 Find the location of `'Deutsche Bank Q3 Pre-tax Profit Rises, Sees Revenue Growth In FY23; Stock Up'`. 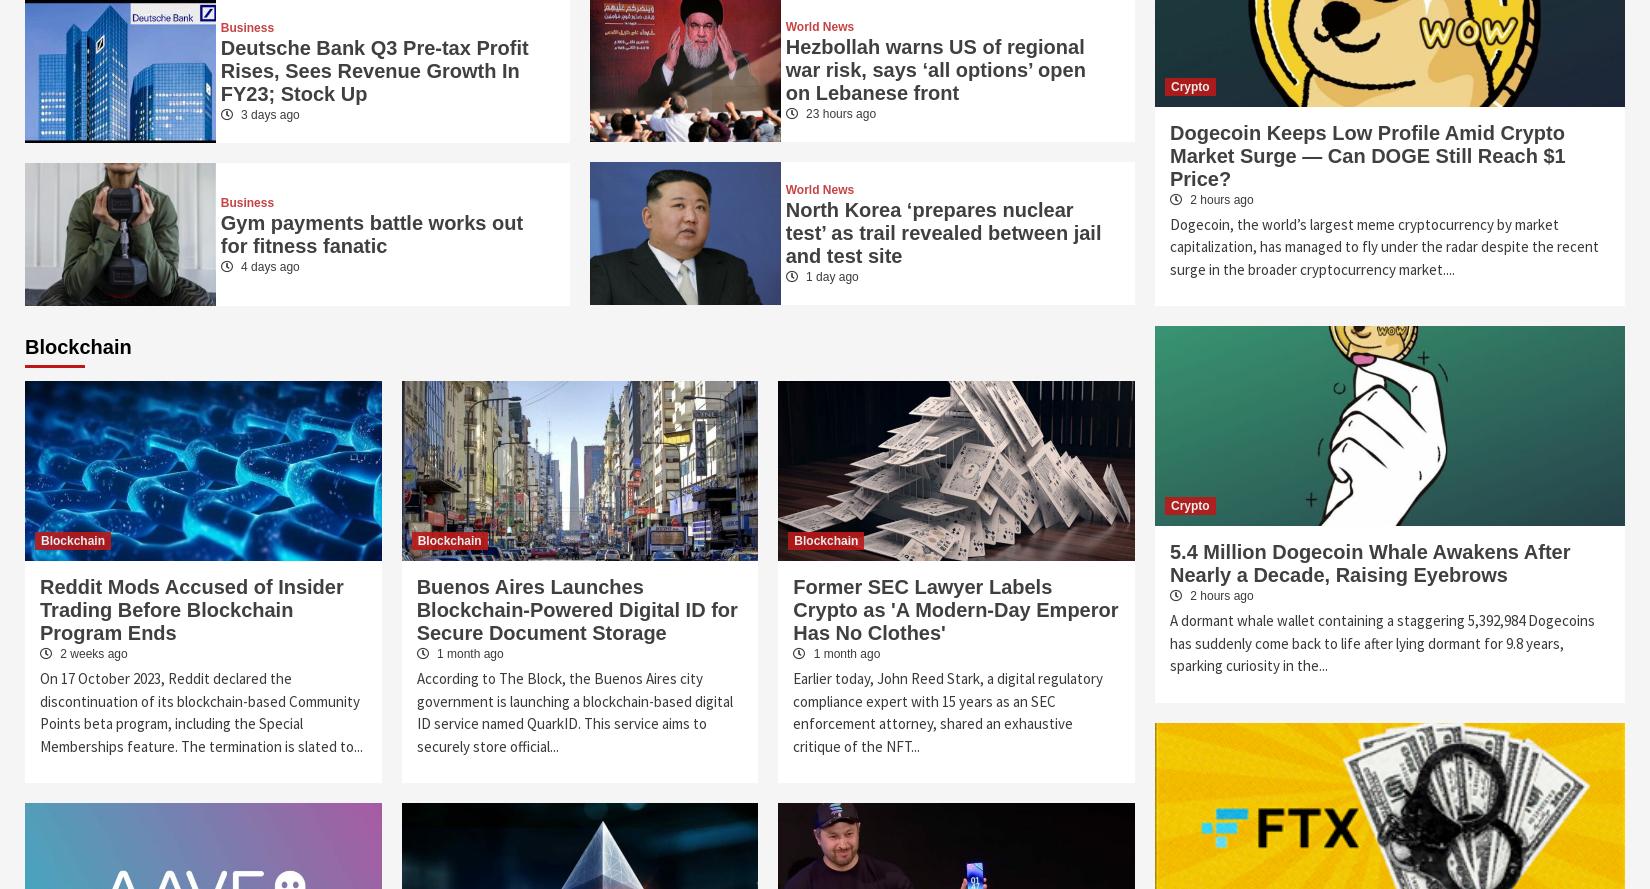

'Deutsche Bank Q3 Pre-tax Profit Rises, Sees Revenue Growth In FY23; Stock Up' is located at coordinates (374, 70).